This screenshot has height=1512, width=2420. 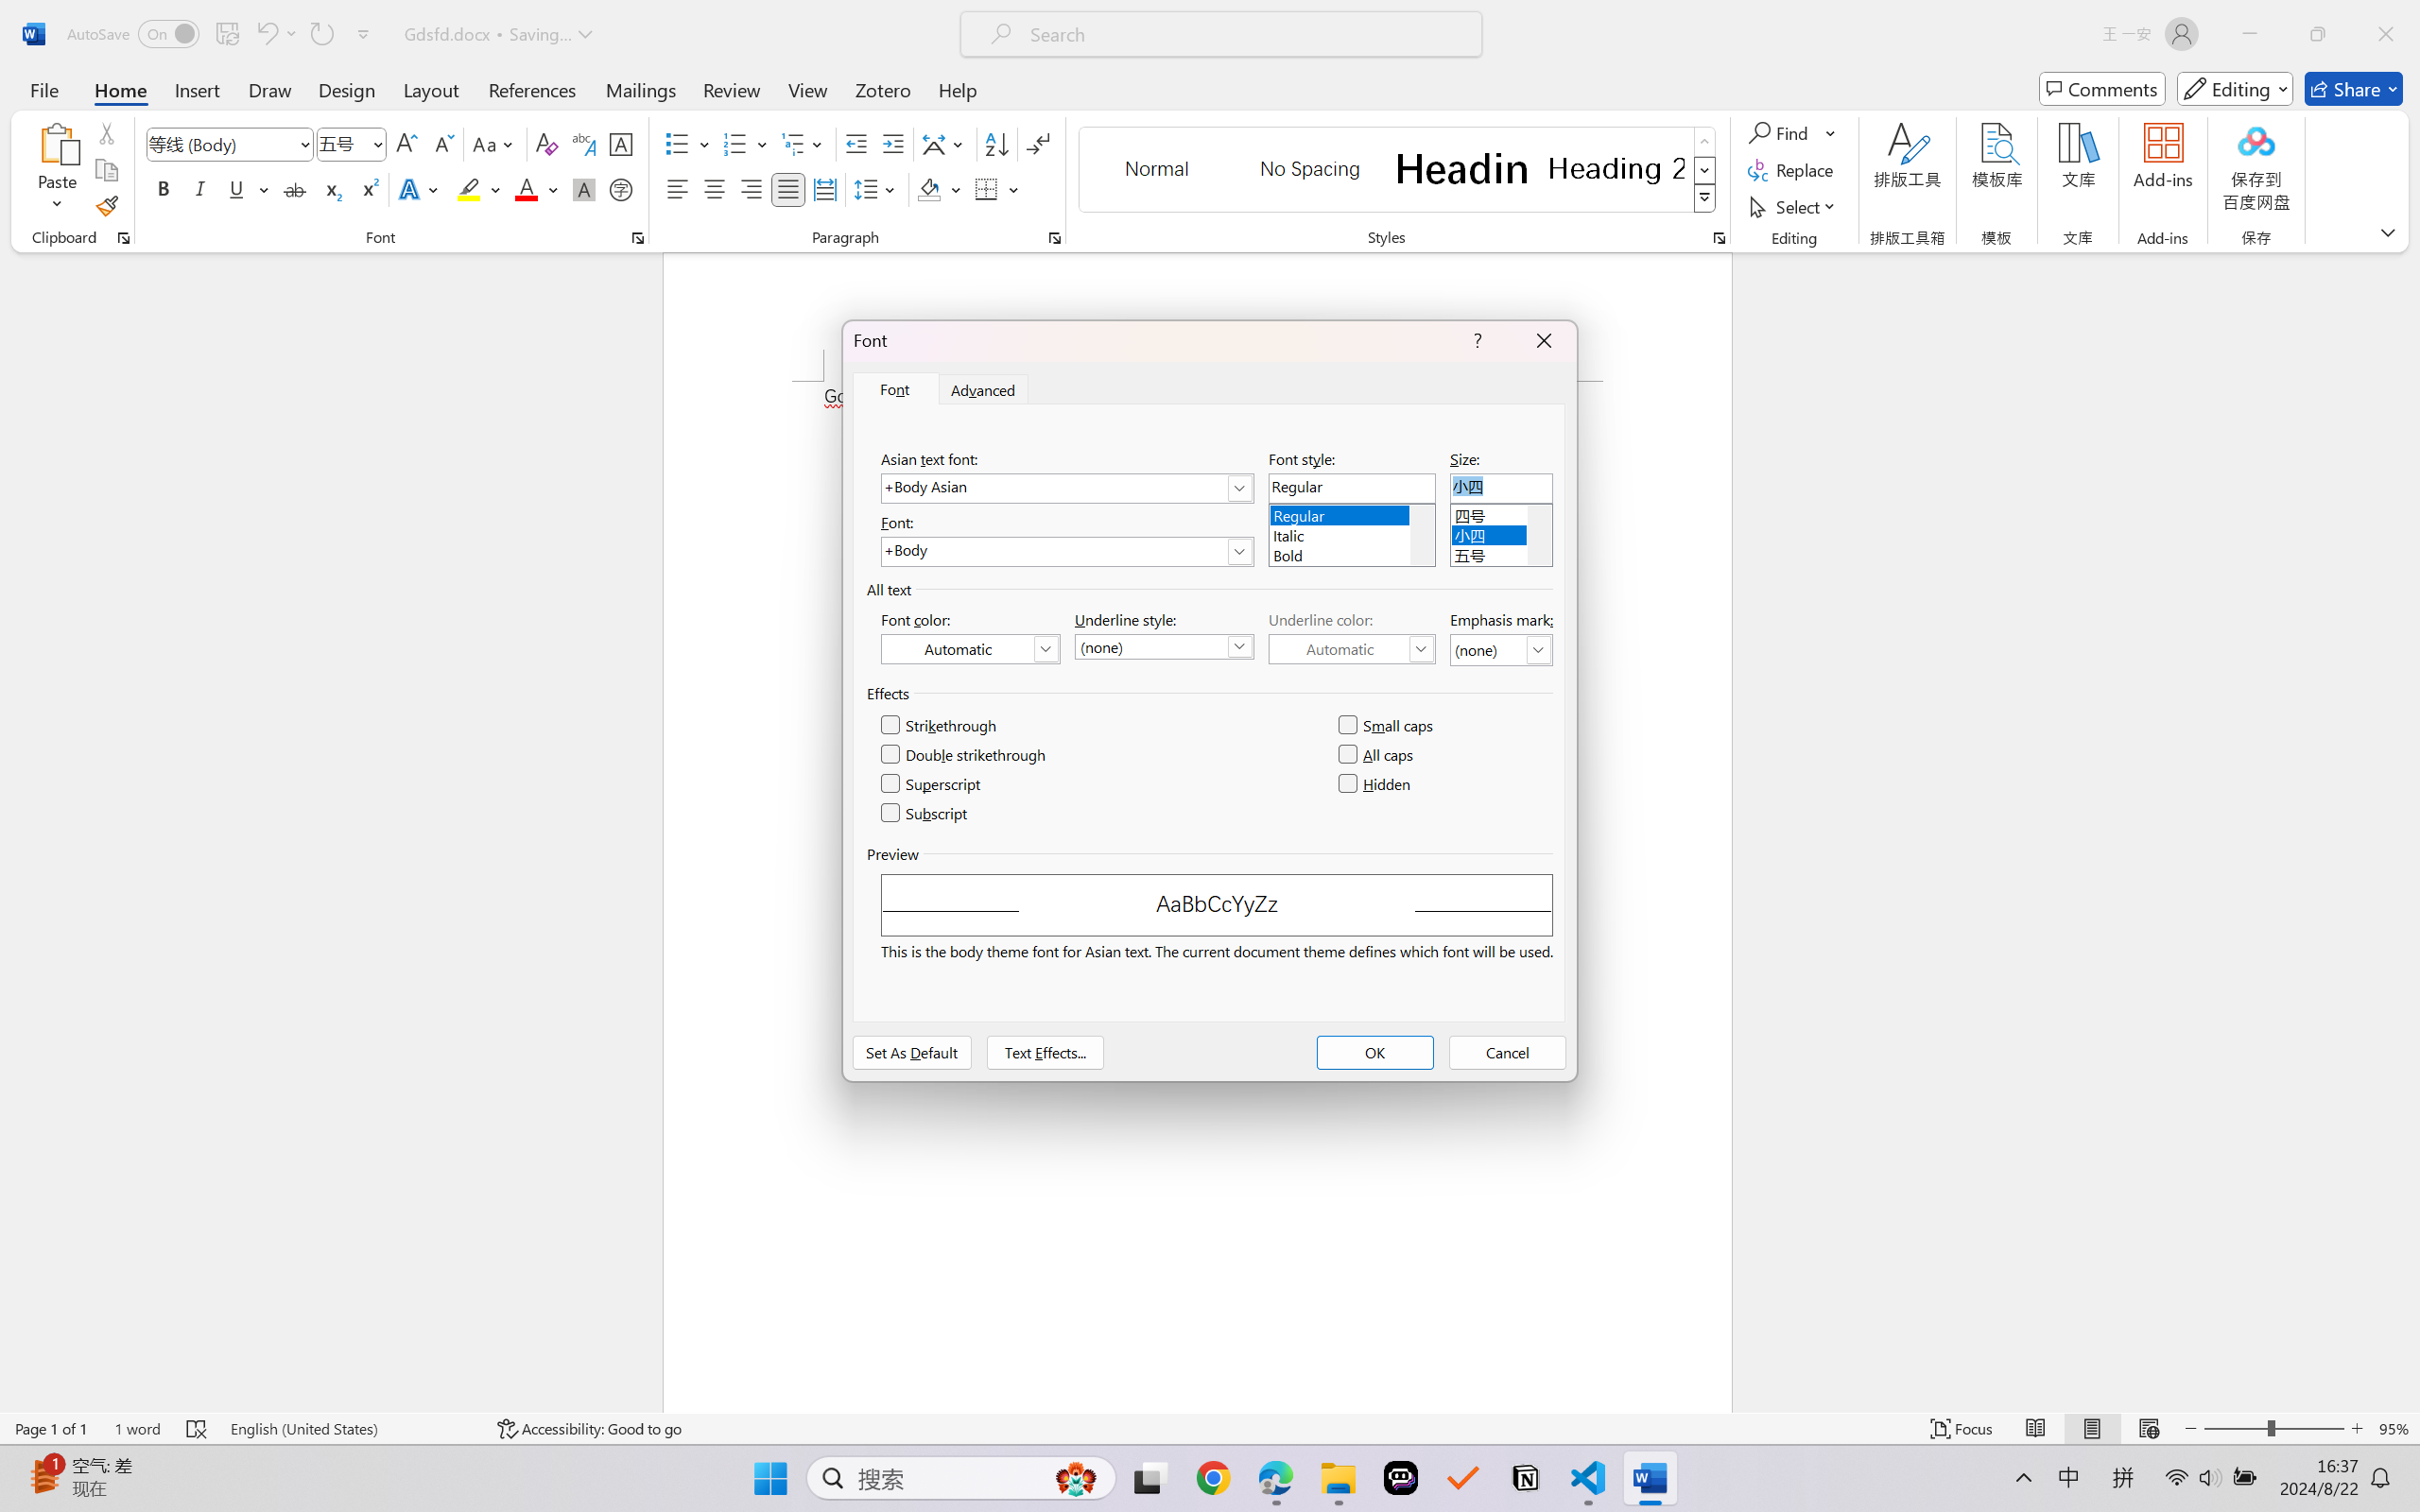 I want to click on 'Subscript', so click(x=925, y=813).